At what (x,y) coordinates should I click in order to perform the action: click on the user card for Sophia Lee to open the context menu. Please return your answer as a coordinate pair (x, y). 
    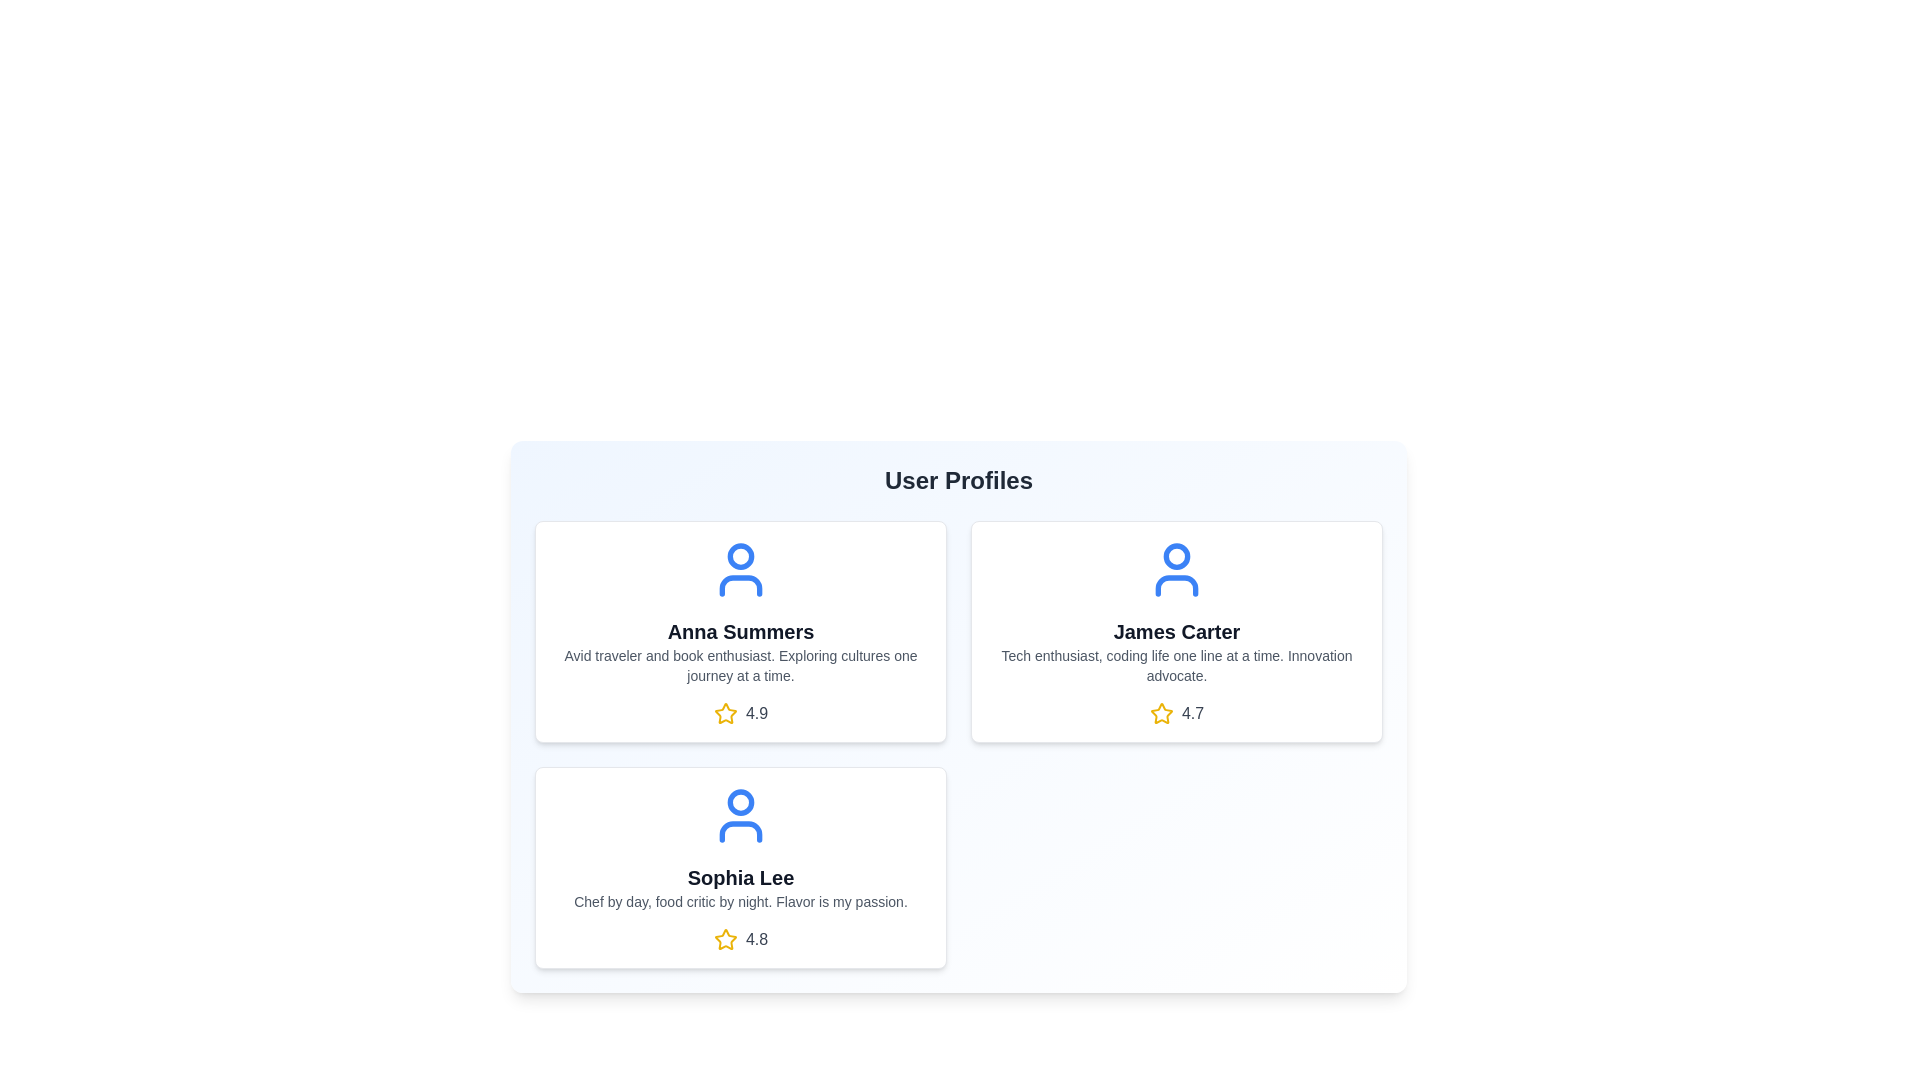
    Looking at the image, I should click on (739, 866).